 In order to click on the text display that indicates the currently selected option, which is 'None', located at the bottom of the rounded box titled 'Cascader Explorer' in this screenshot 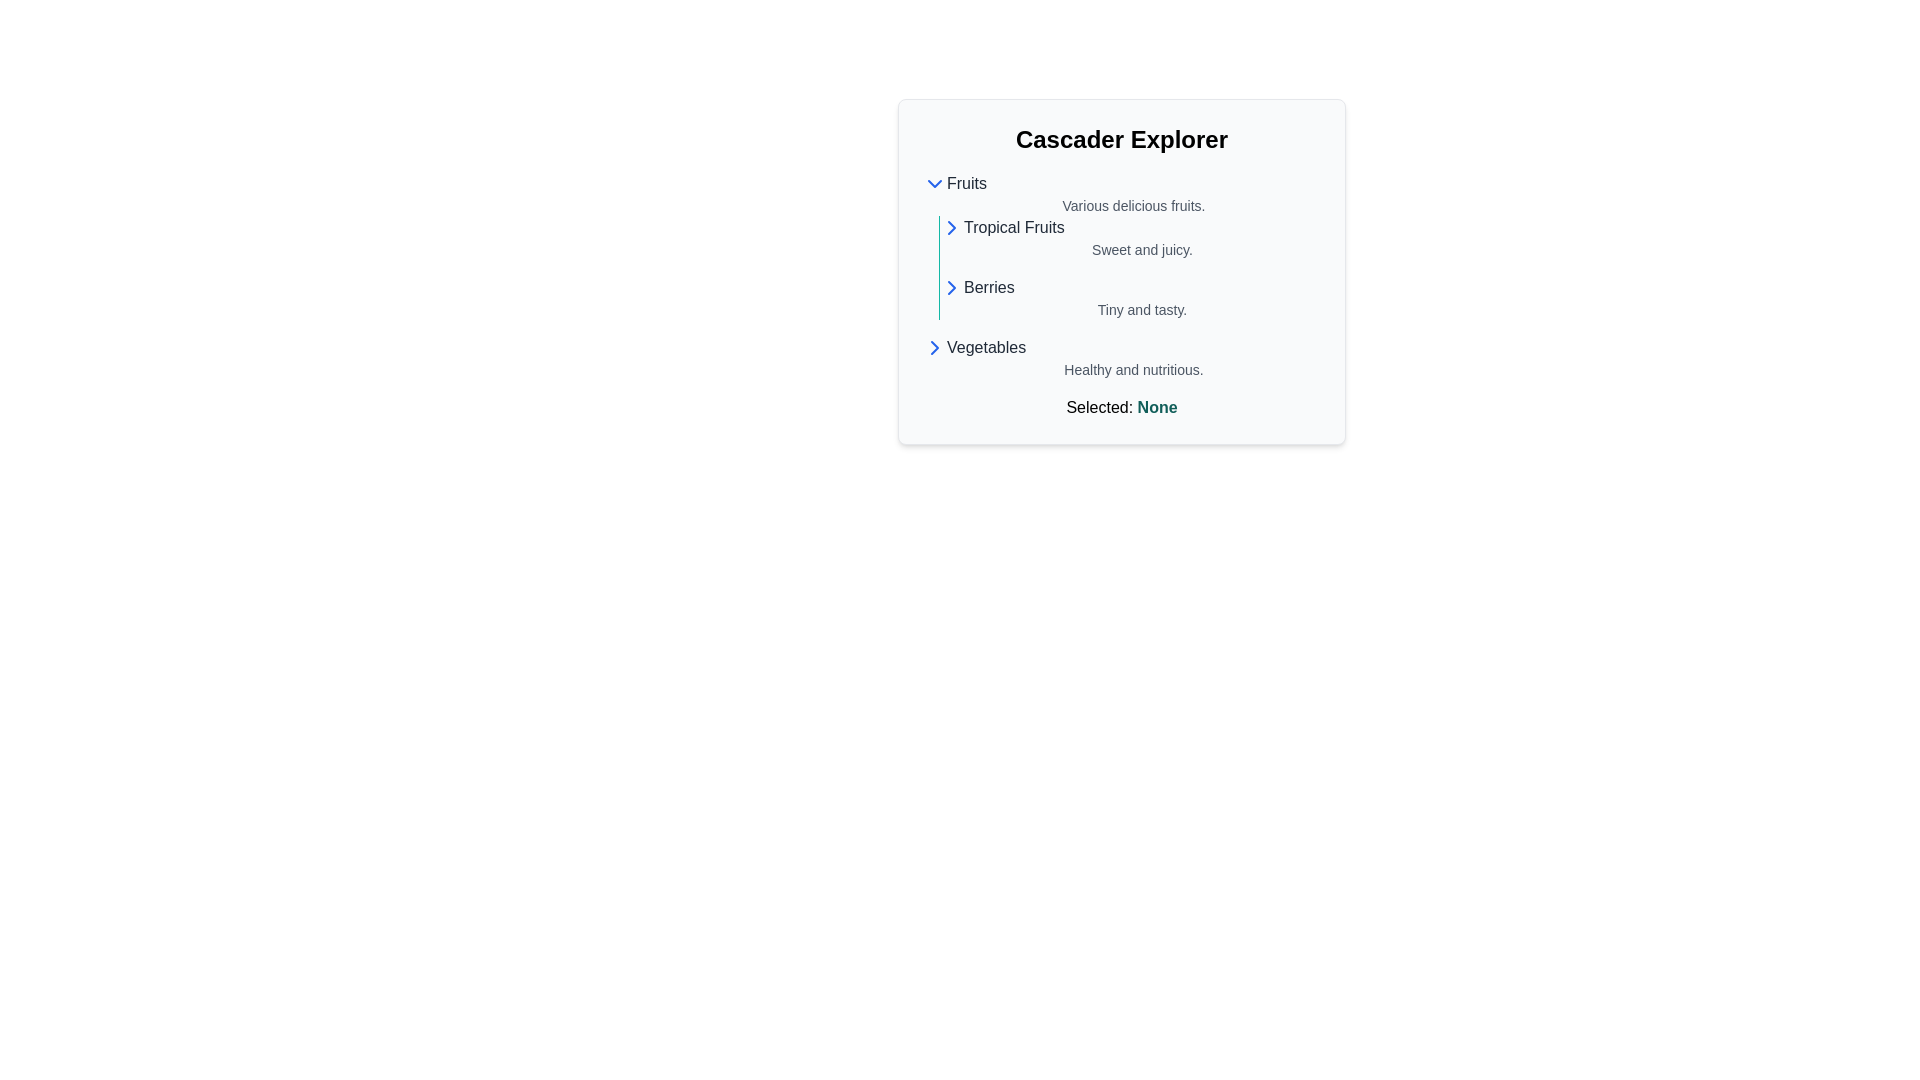, I will do `click(1122, 407)`.